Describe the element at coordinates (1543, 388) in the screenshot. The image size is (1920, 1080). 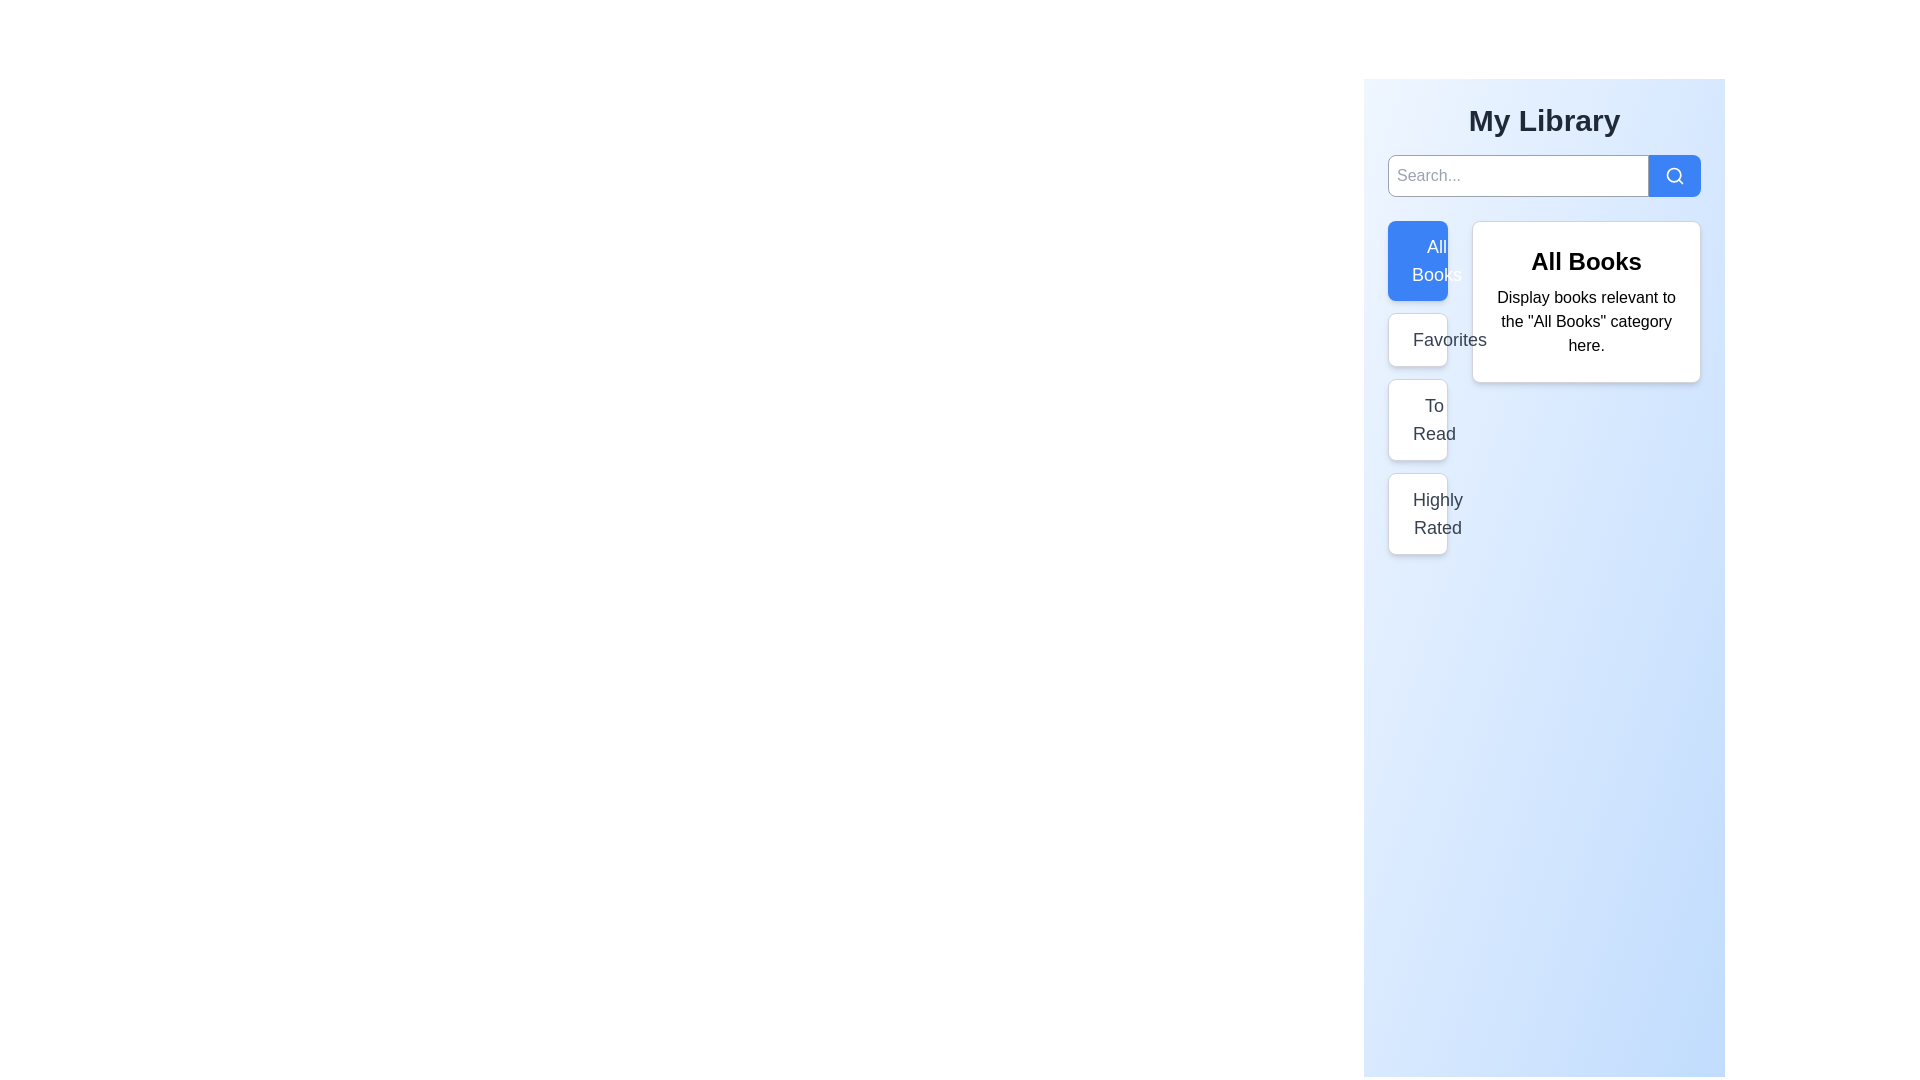
I see `text within the 'All Books' content display area, which is positioned in the right portion of the grid layout next to the vertical list of buttons` at that location.